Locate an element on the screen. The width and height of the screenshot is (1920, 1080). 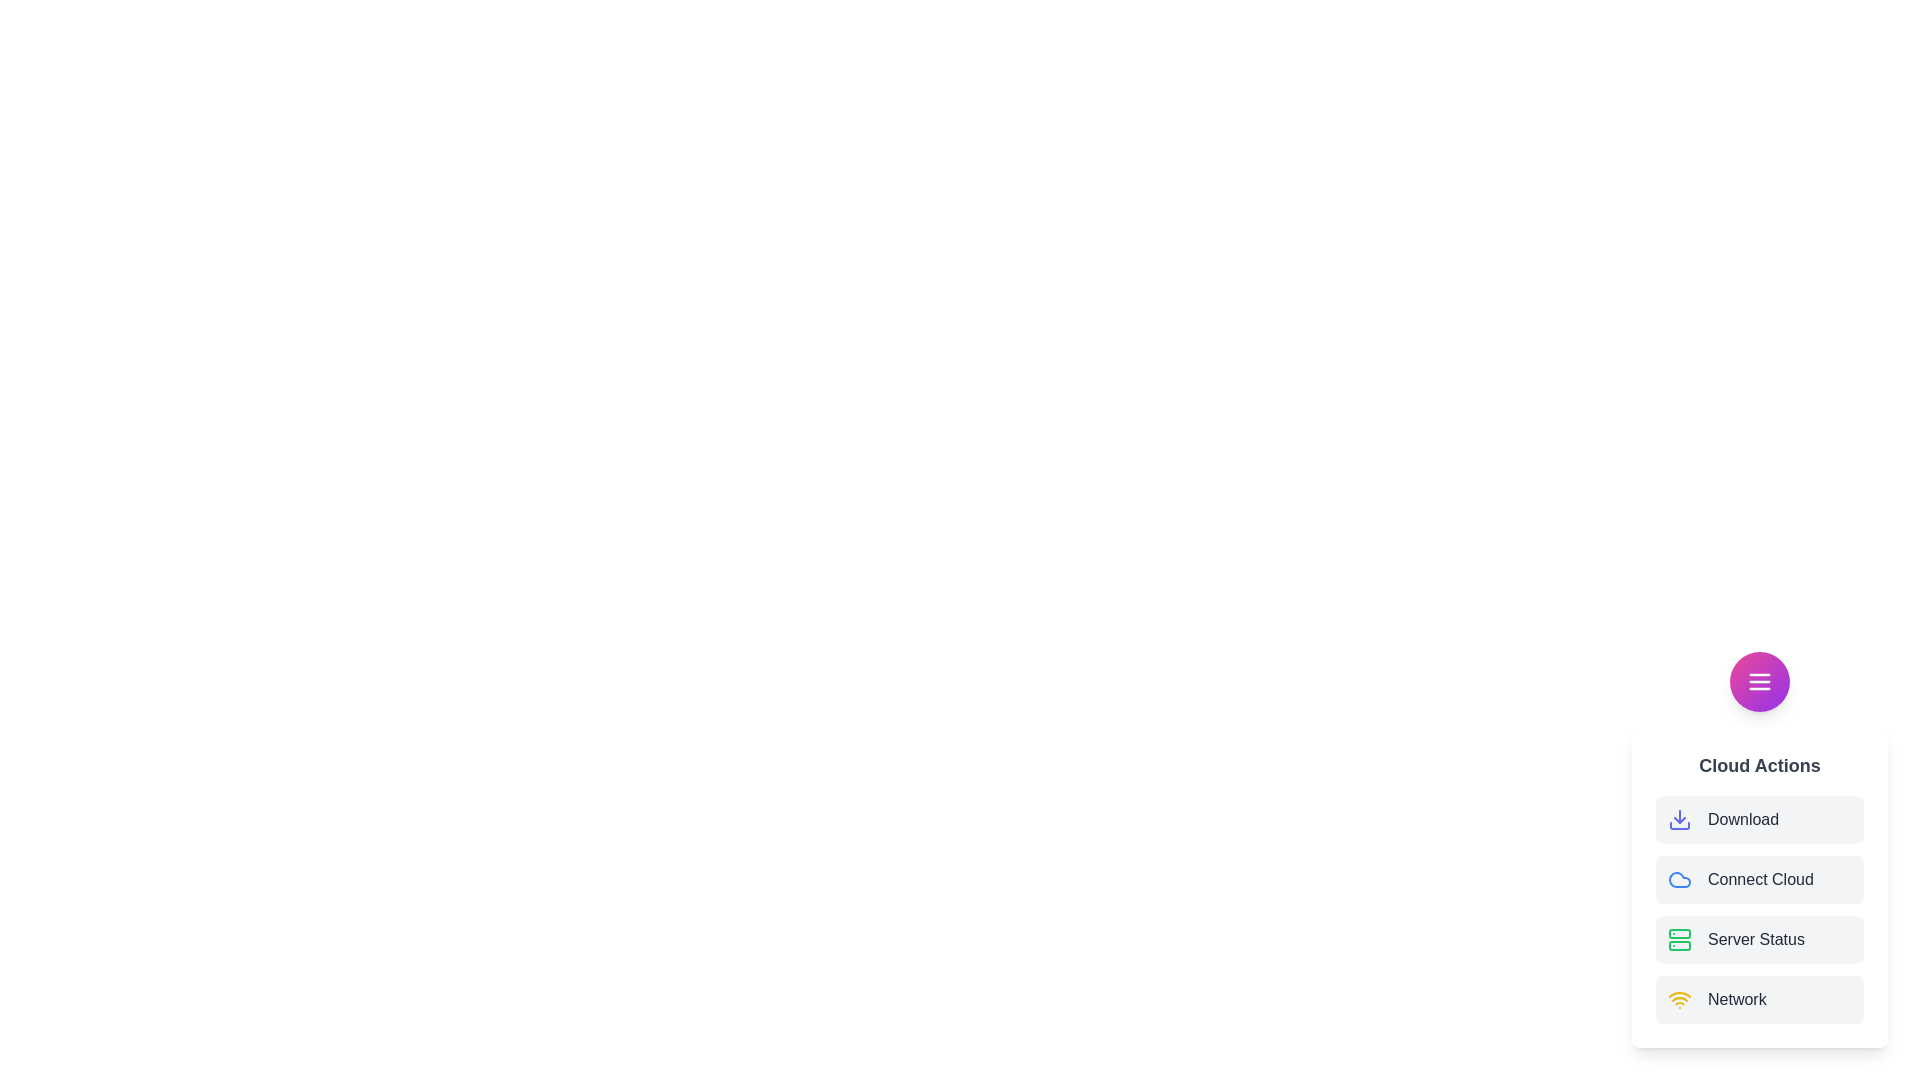
the utility action Server Status from the menu is located at coordinates (1760, 940).